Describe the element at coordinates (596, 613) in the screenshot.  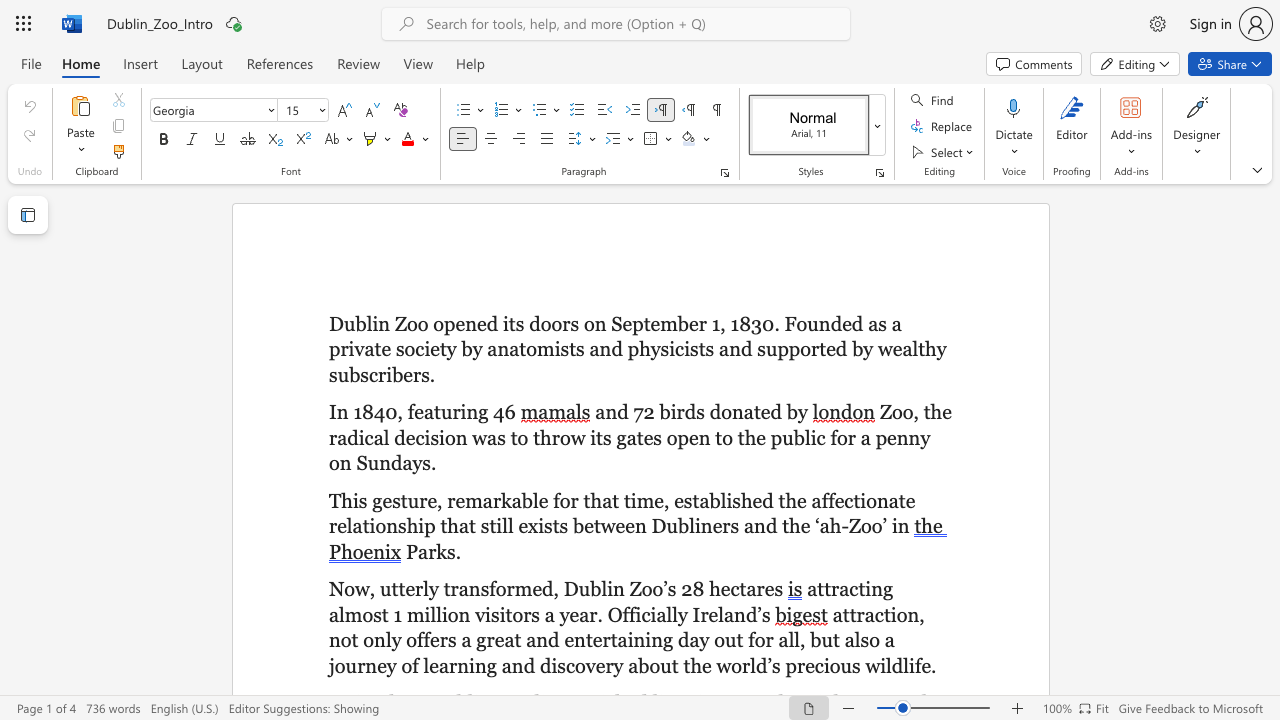
I see `the subset text ". Official" within the text "attracting almost 1 million visitors a year. Officially Ireland’s"` at that location.